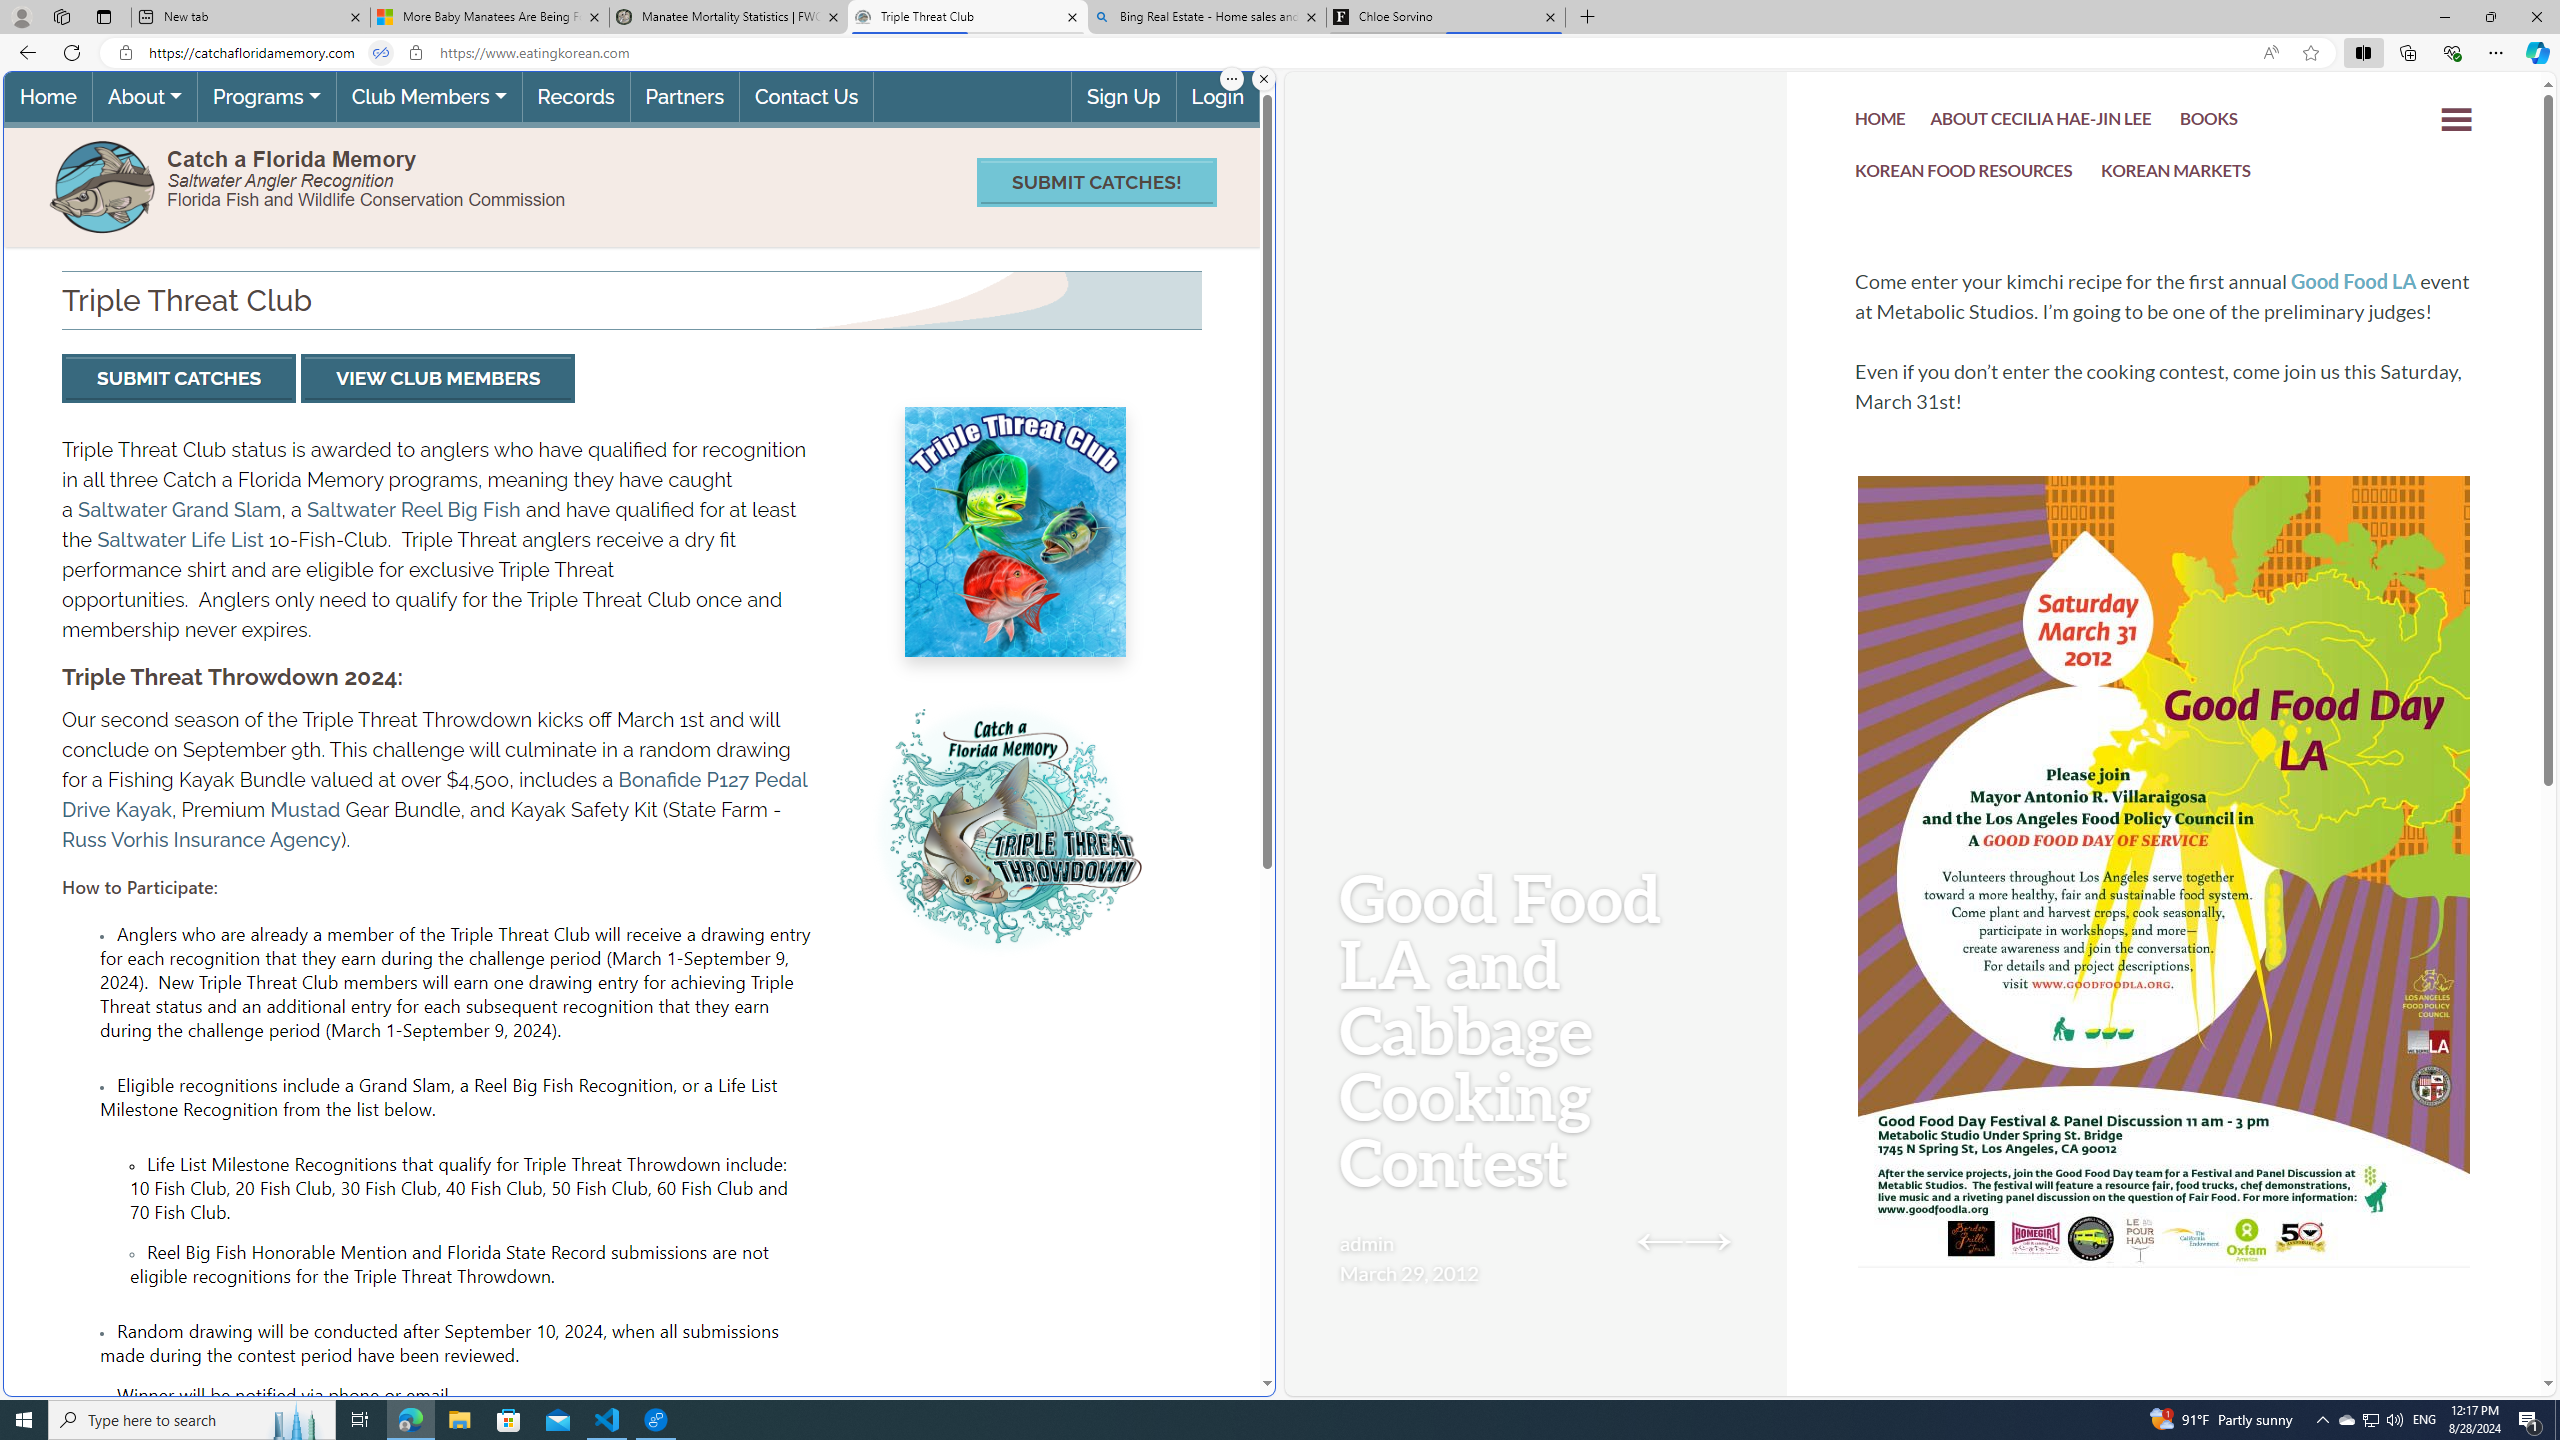  I want to click on 'Browser essentials', so click(2451, 51).